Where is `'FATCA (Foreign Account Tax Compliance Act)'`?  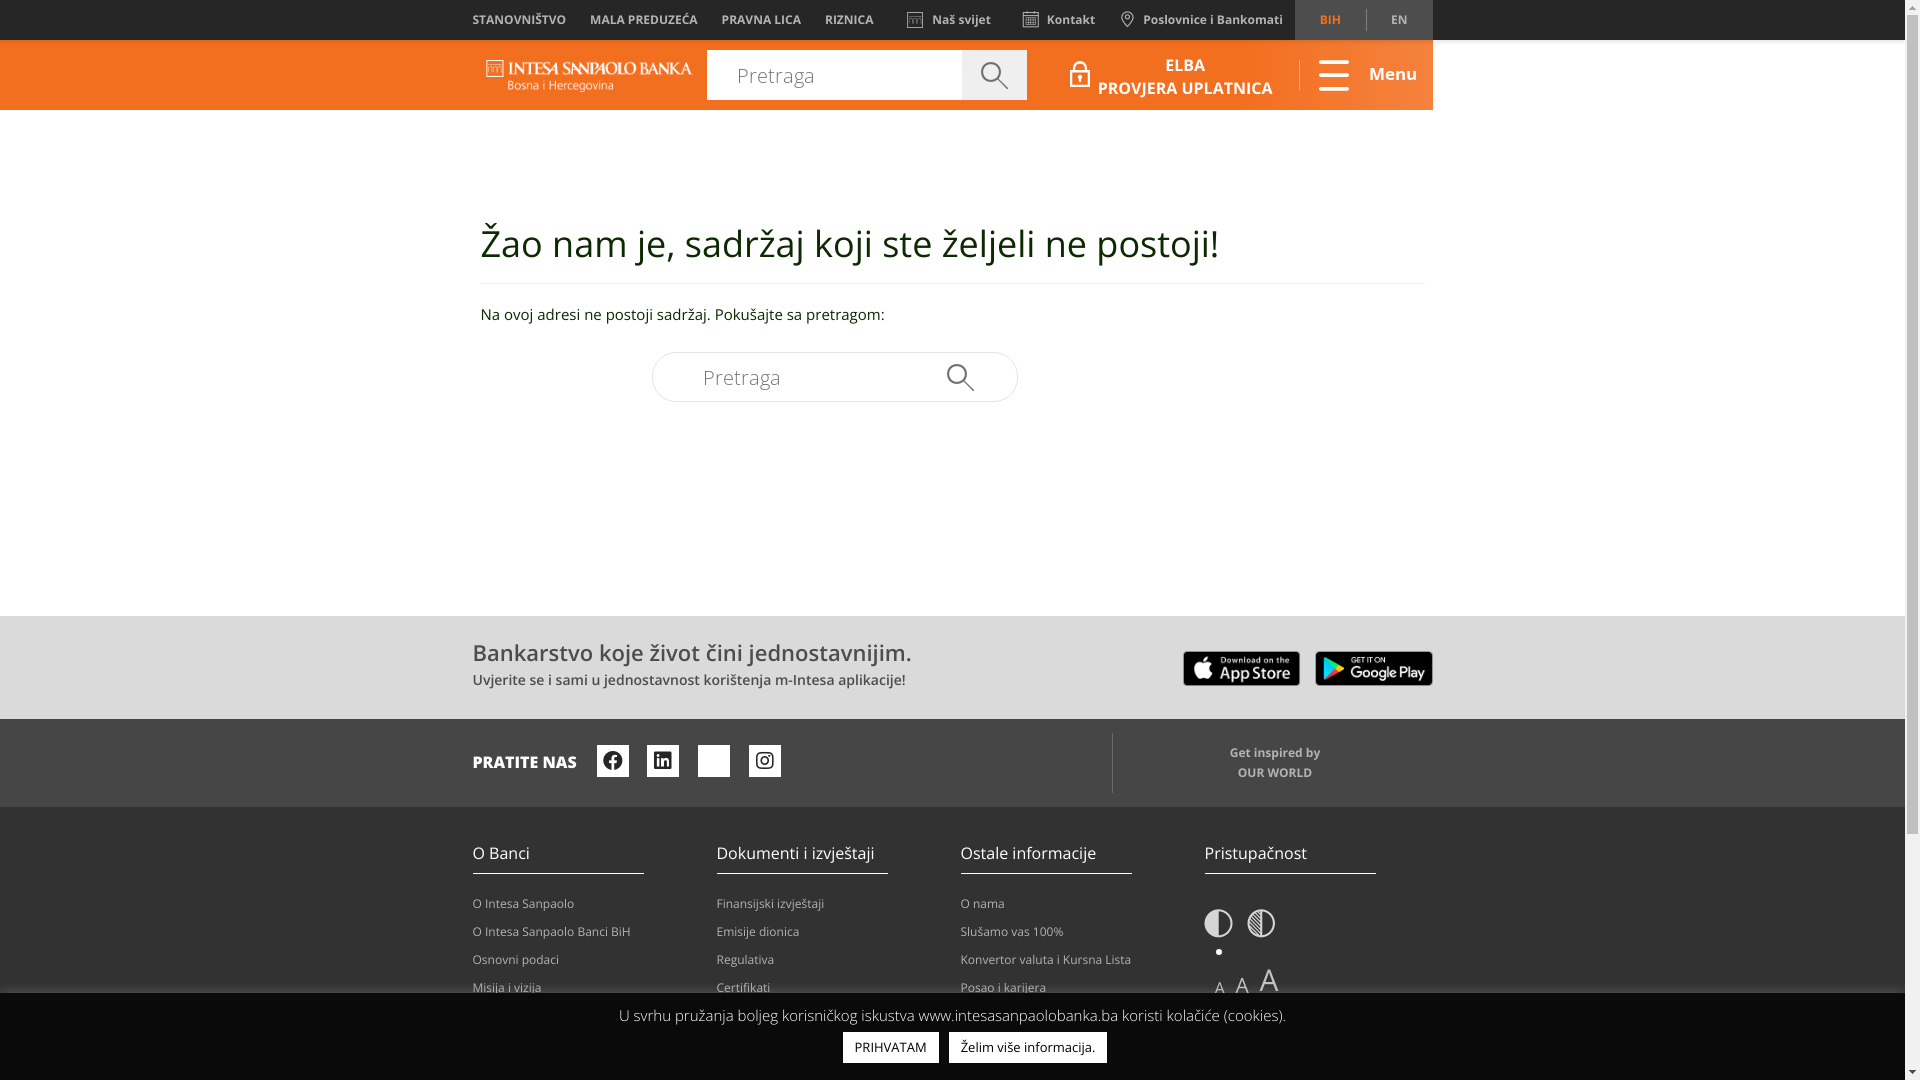
'FATCA (Foreign Account Tax Compliance Act)' is located at coordinates (830, 1025).